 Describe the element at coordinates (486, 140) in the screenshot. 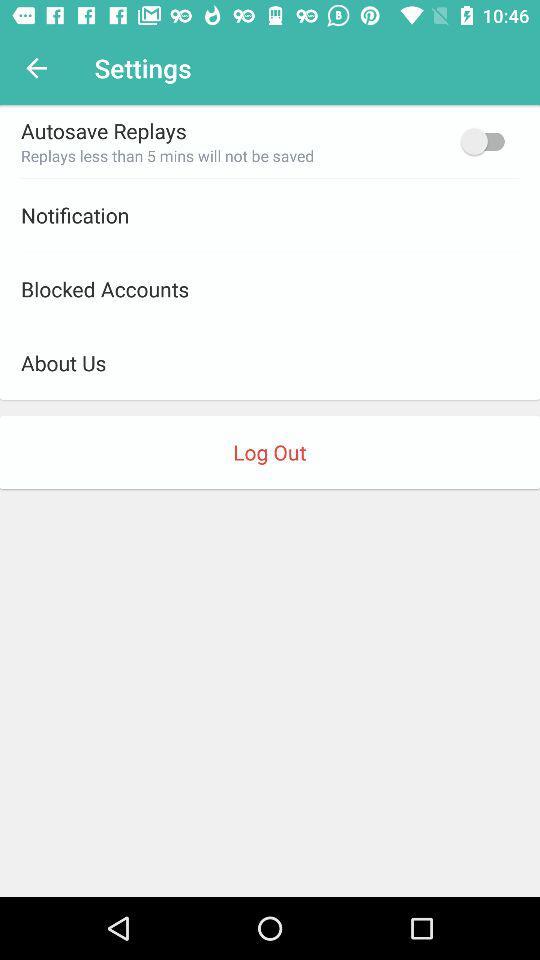

I see `autosave option` at that location.